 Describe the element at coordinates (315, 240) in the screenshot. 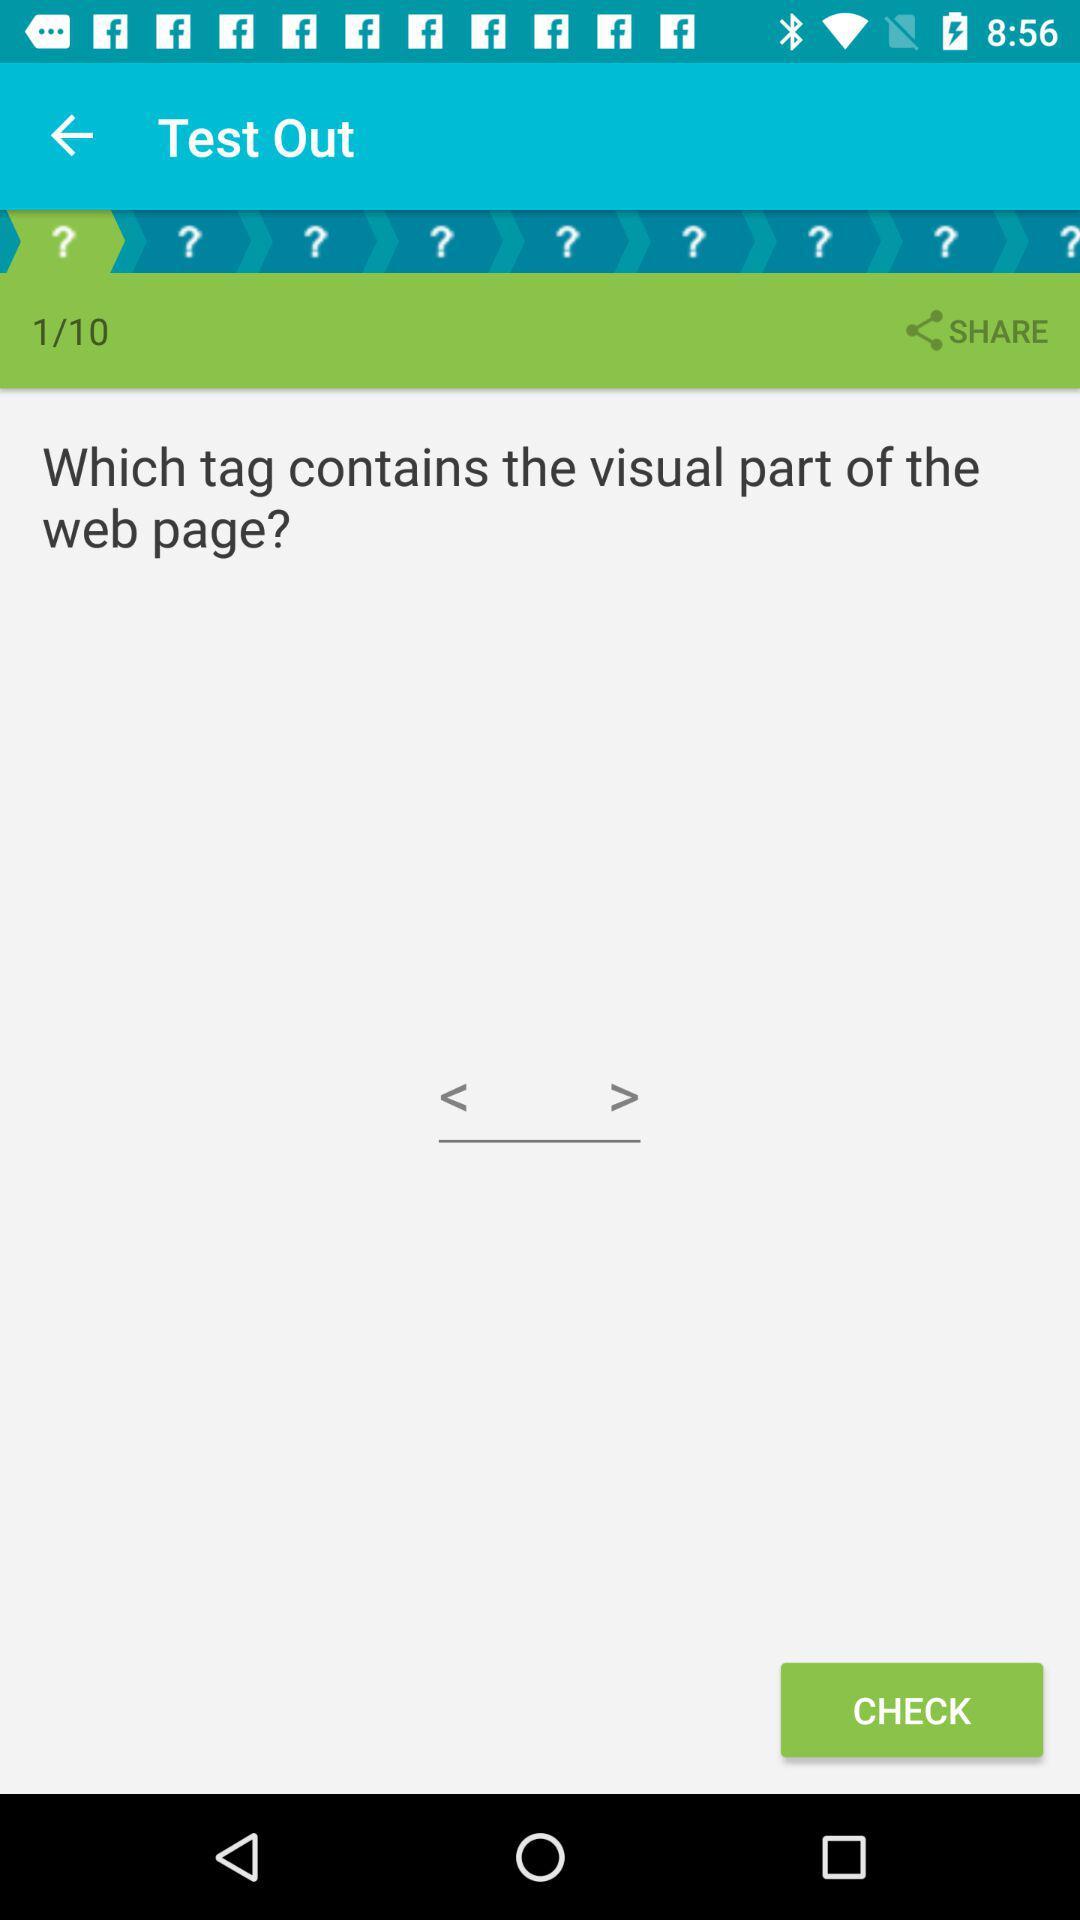

I see `question mark` at that location.